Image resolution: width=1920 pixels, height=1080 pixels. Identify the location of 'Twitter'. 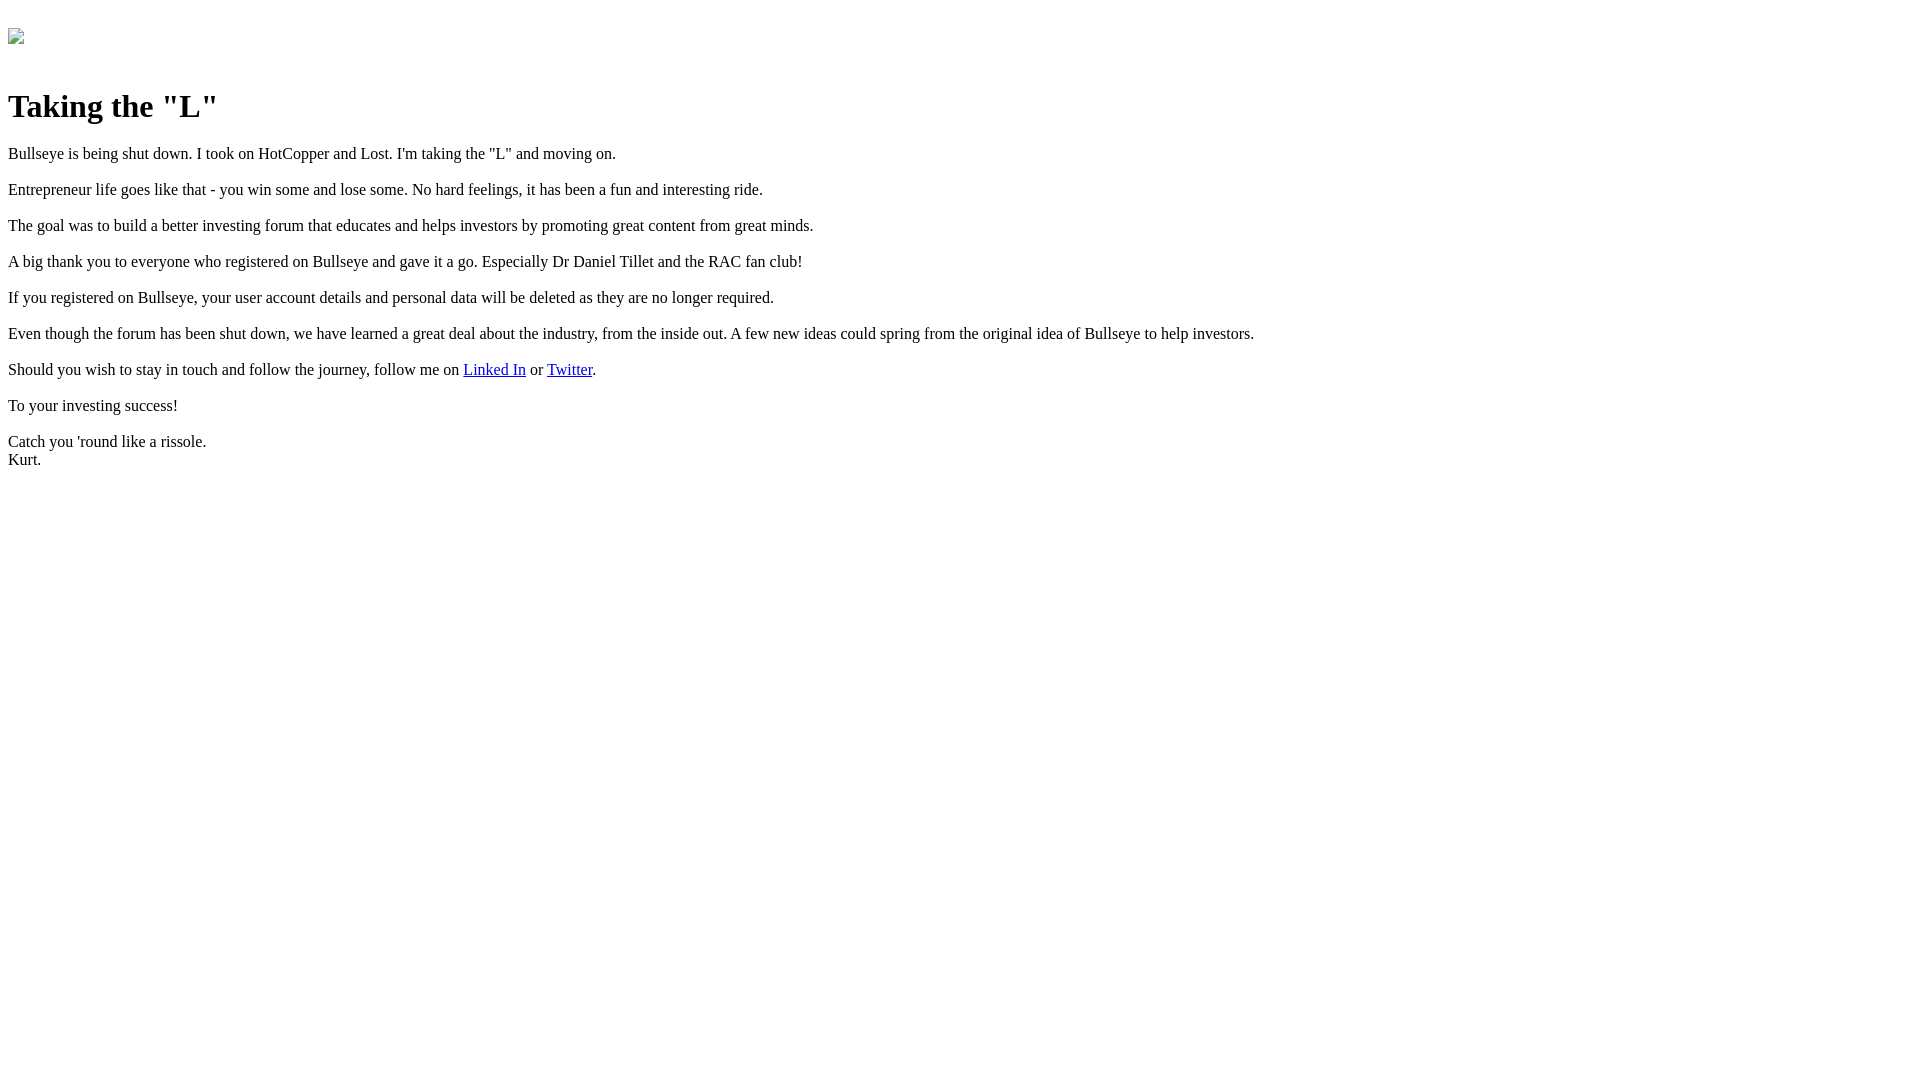
(568, 369).